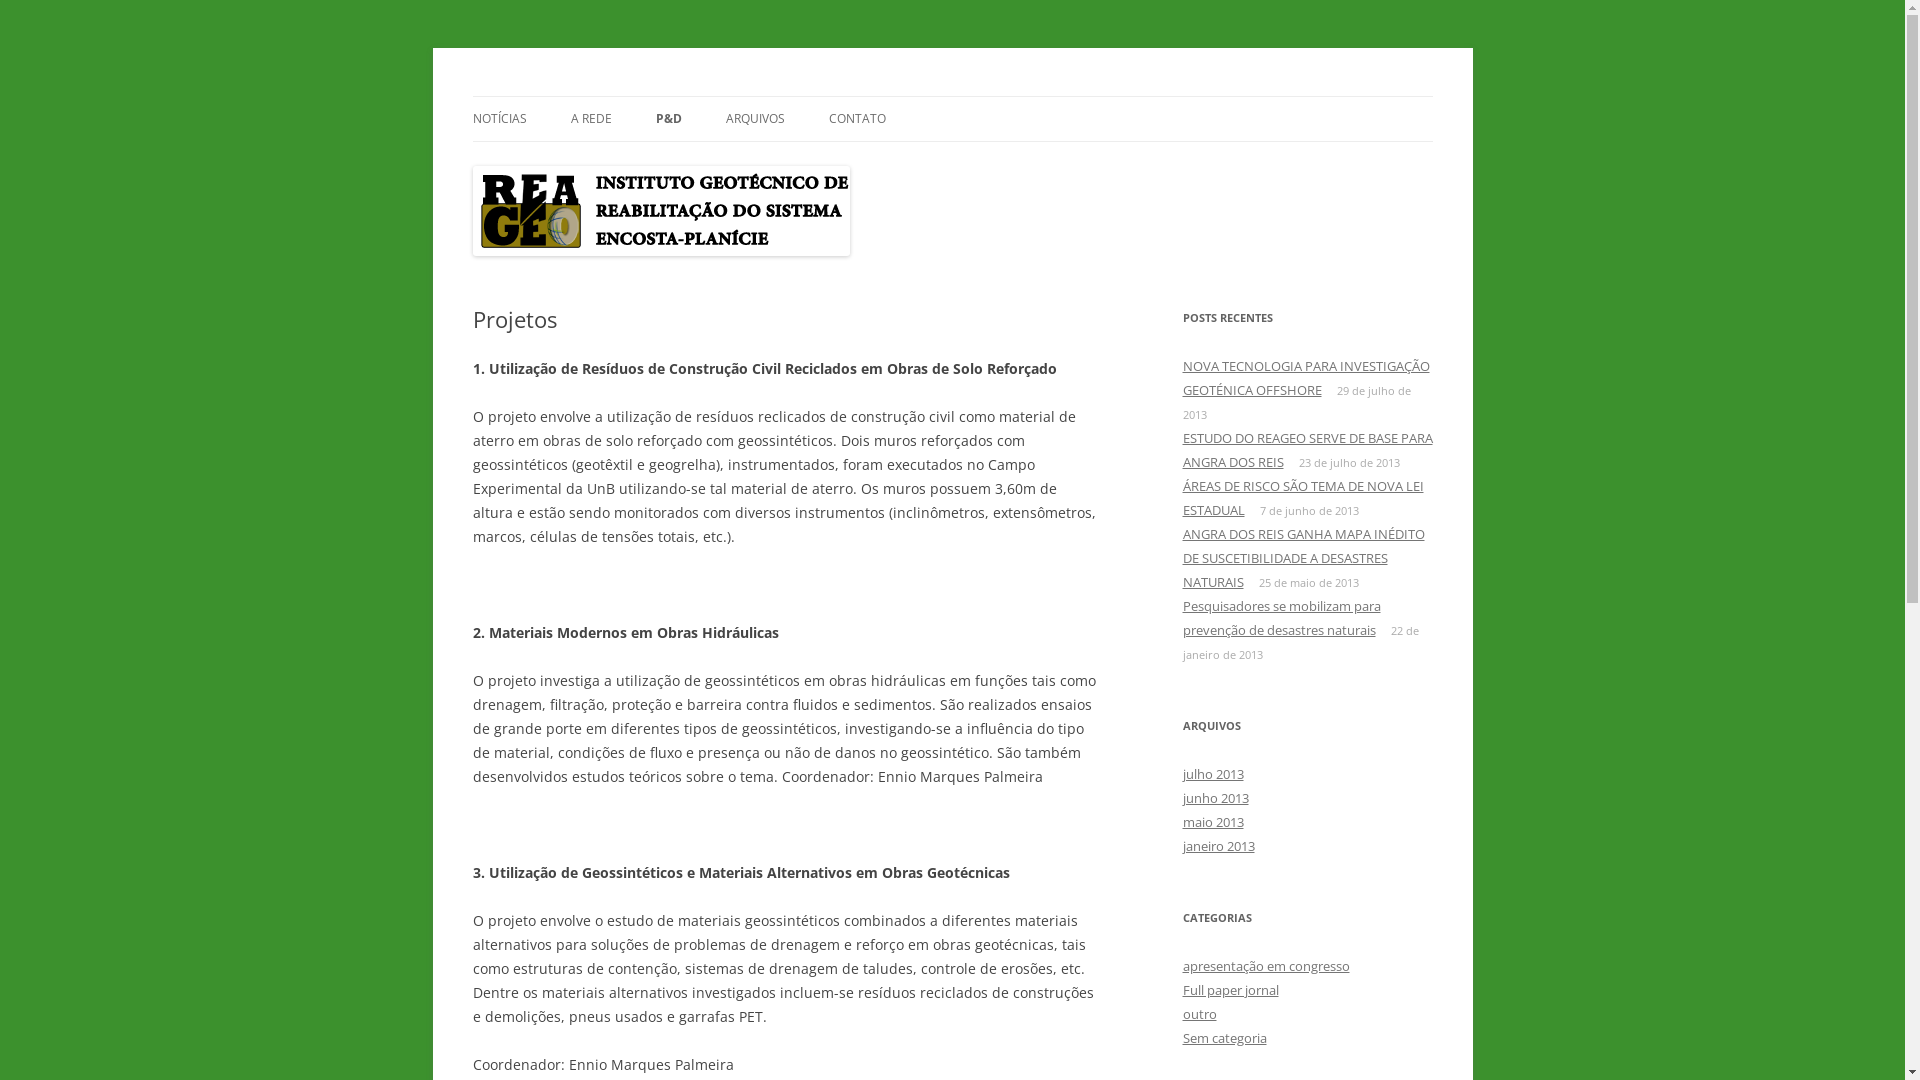  What do you see at coordinates (1217, 845) in the screenshot?
I see `'janeiro 2013'` at bounding box center [1217, 845].